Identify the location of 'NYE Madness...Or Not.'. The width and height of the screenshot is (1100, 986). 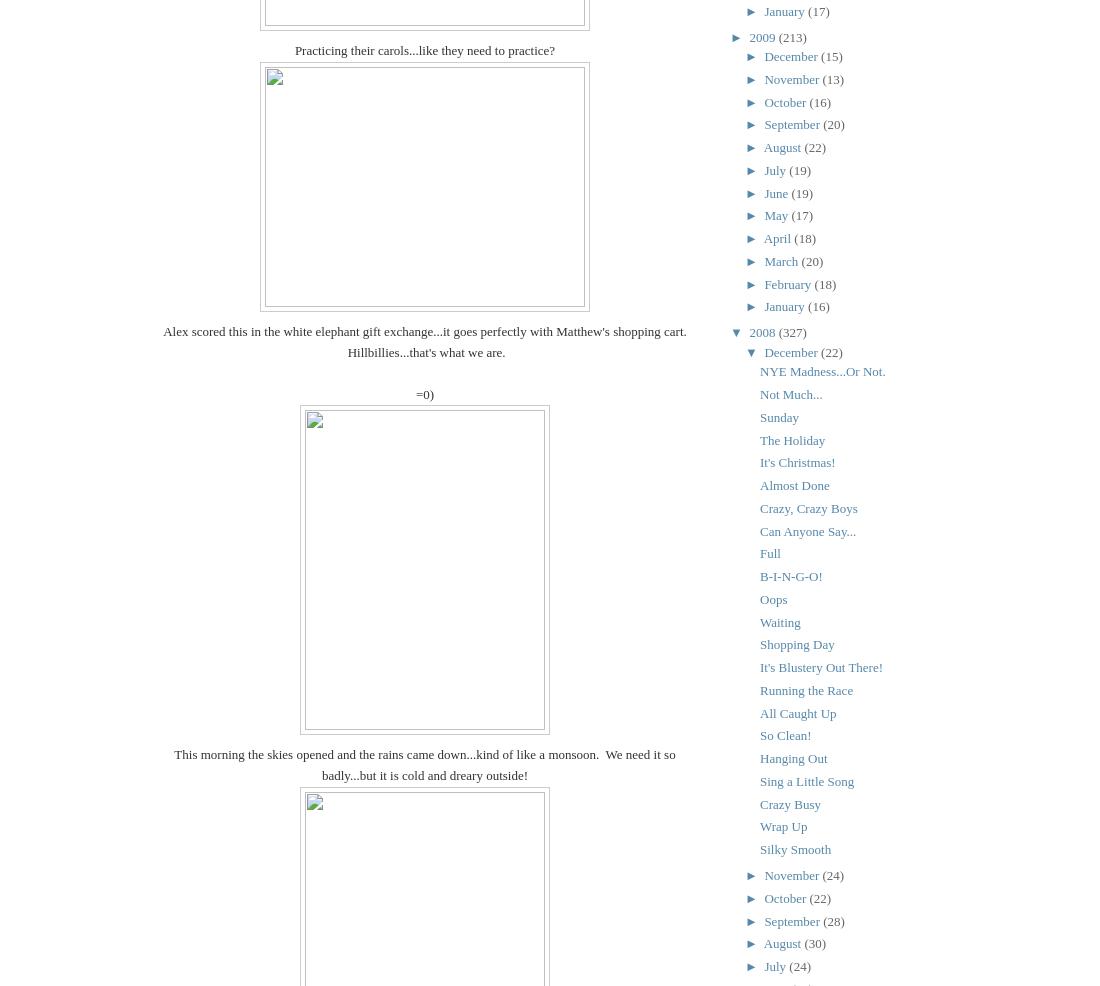
(822, 370).